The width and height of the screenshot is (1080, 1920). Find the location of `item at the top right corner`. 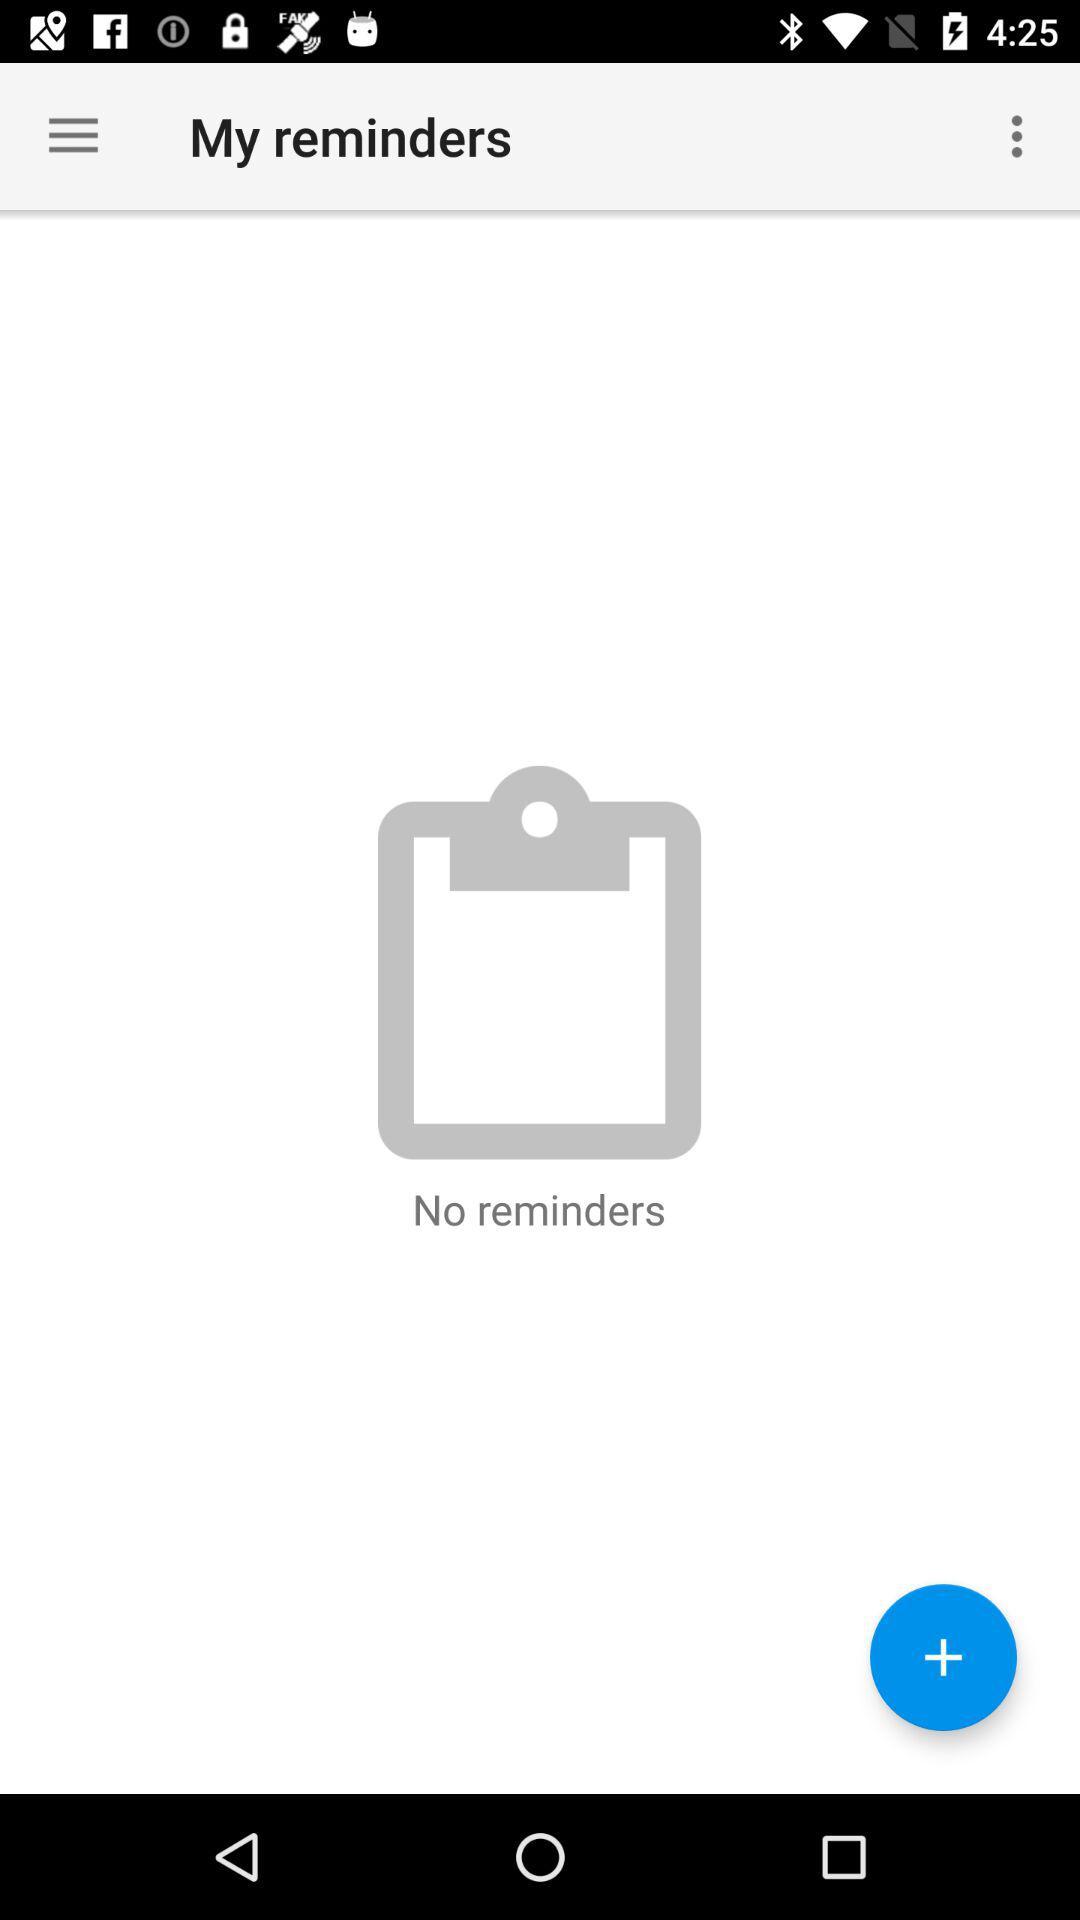

item at the top right corner is located at coordinates (1017, 135).